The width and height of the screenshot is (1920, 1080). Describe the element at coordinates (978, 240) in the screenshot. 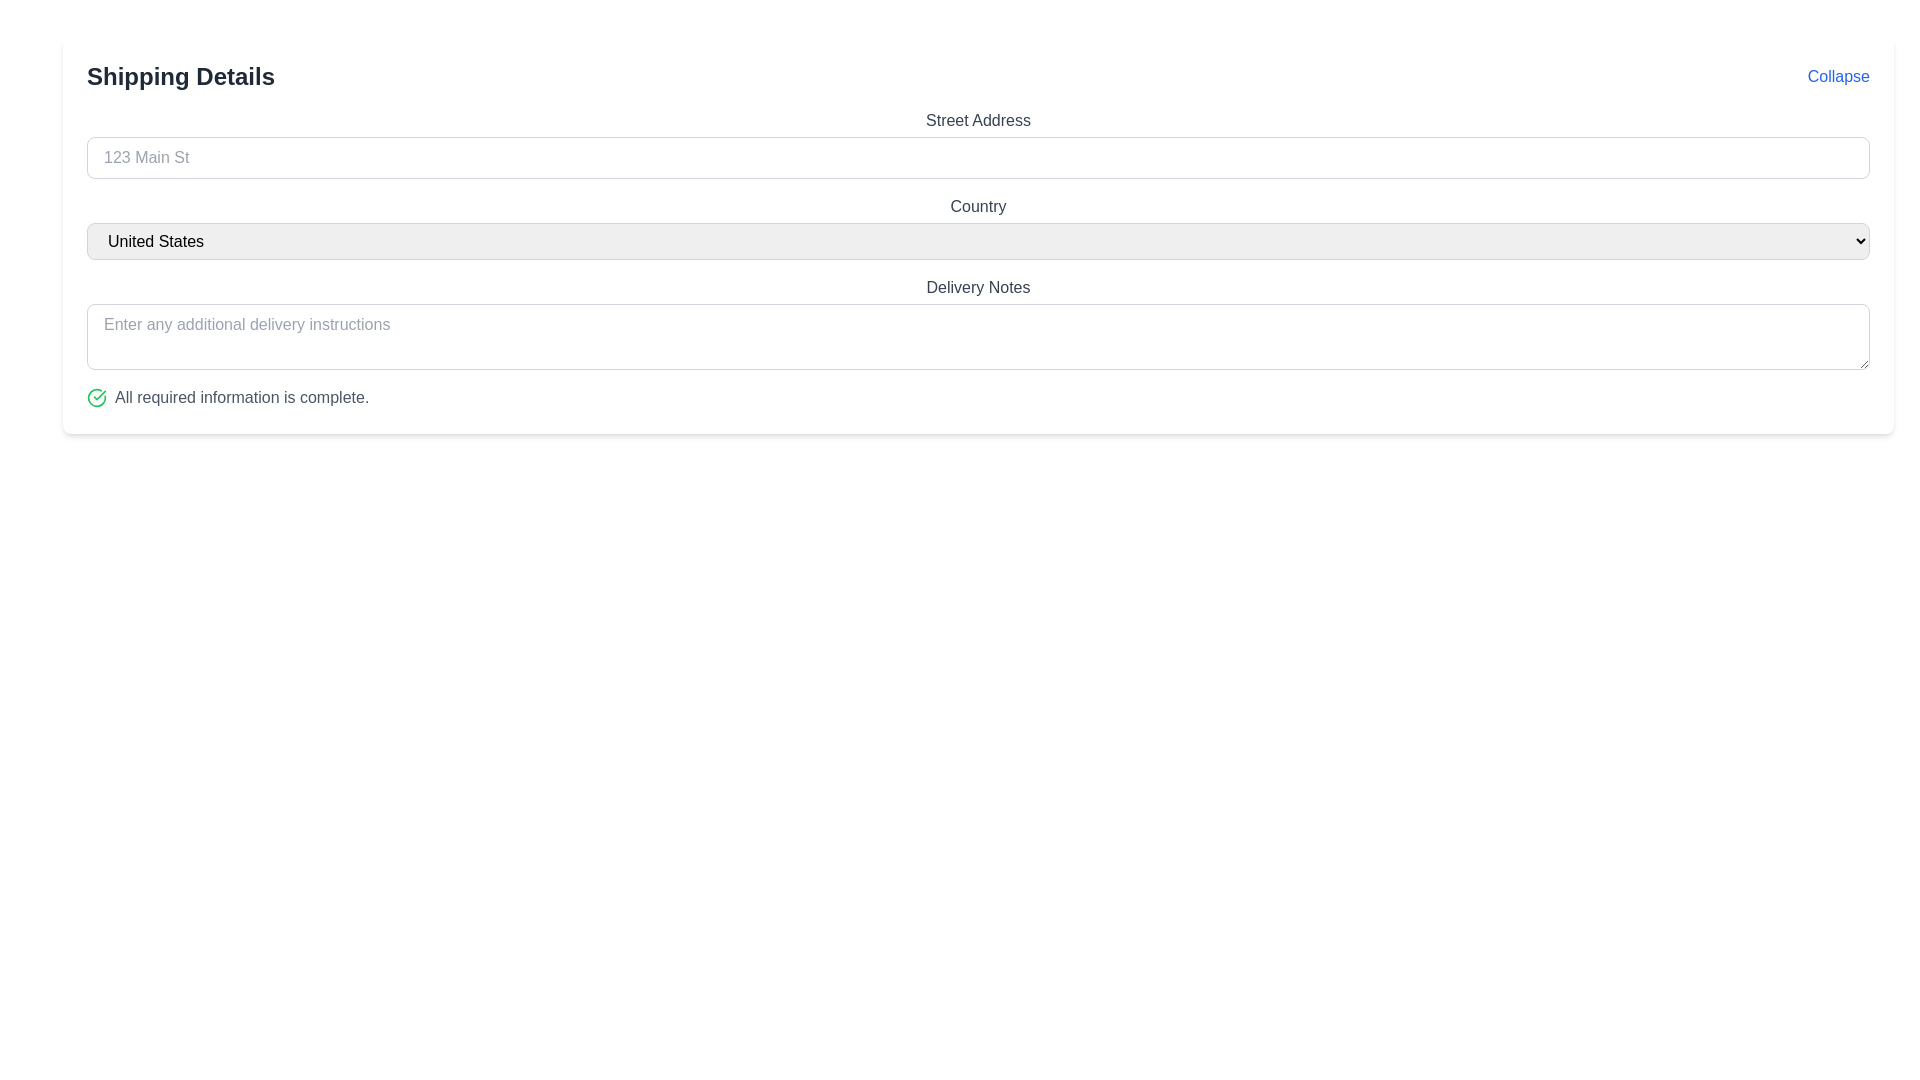

I see `an option from the dropdown menu labeled 'United States', which has a light gray background and is positioned below the 'Country' label` at that location.